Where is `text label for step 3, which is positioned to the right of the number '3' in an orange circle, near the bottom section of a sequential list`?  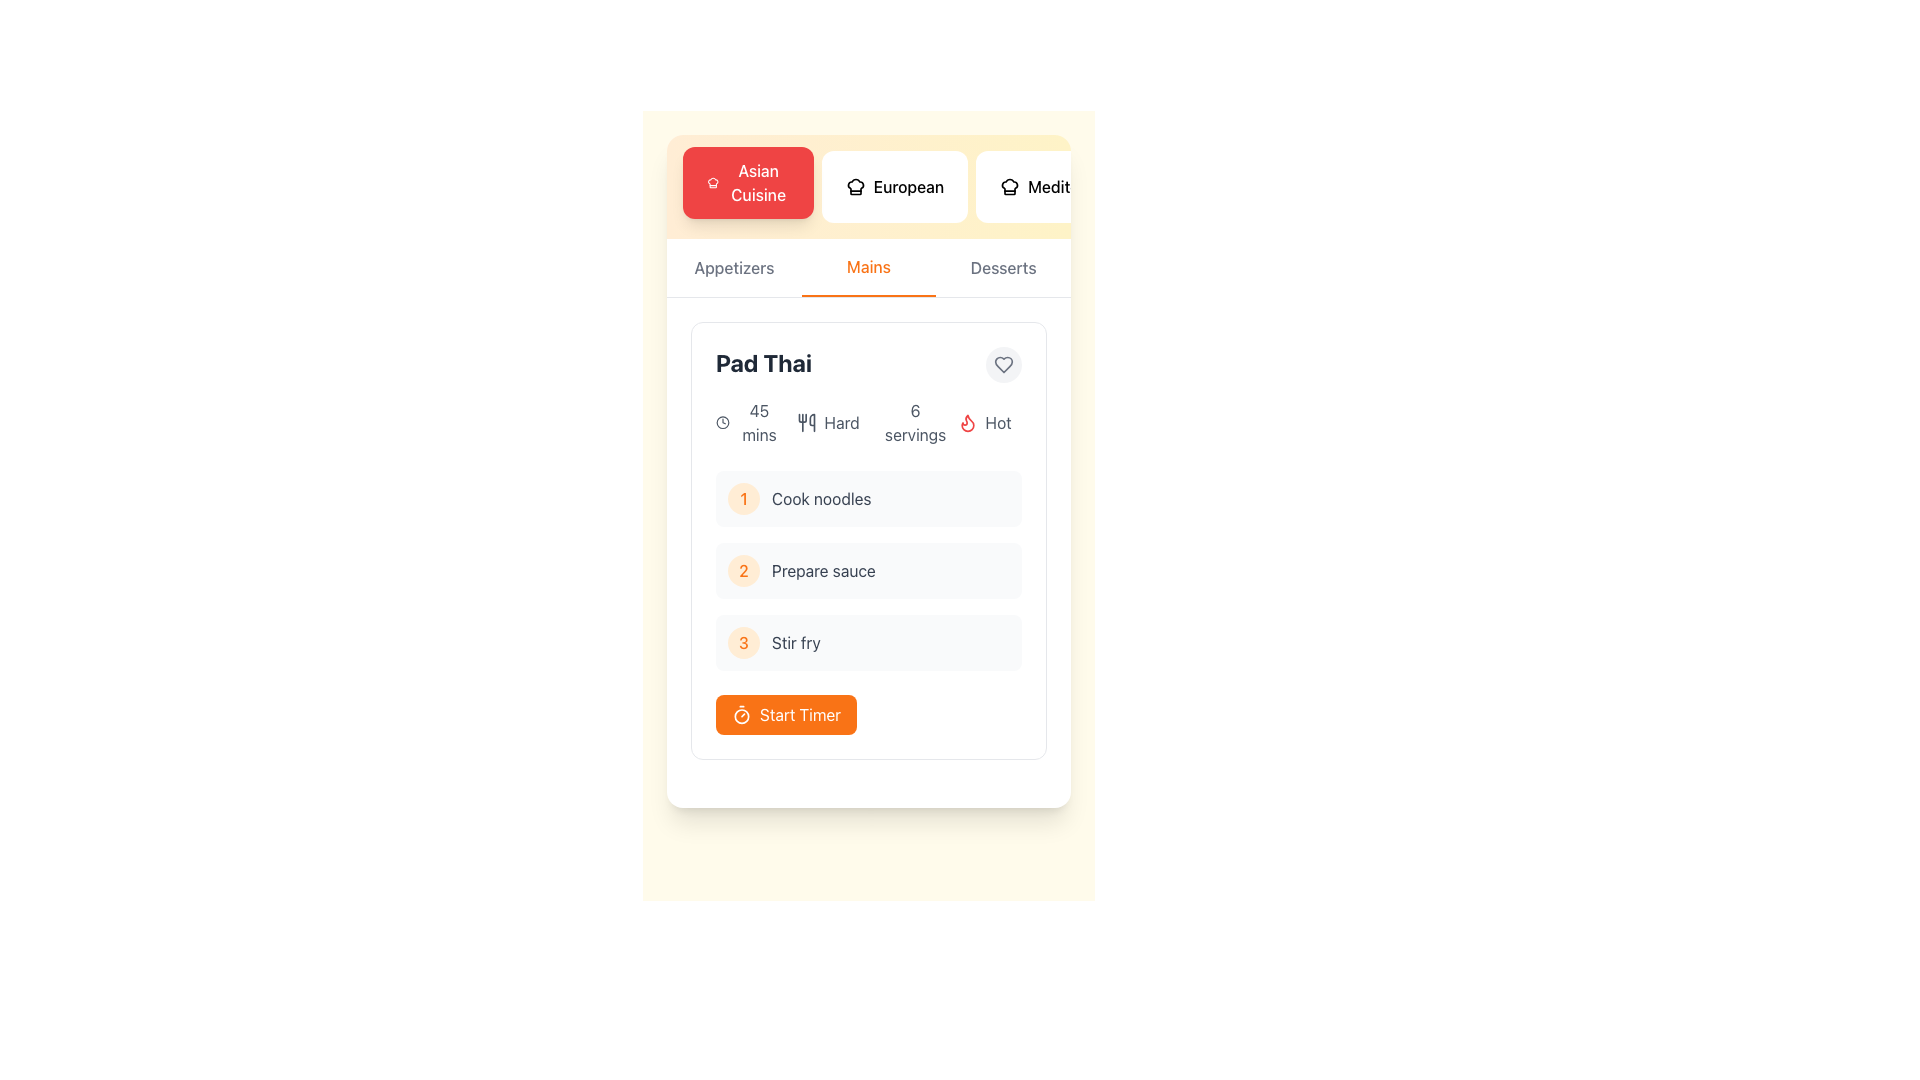
text label for step 3, which is positioned to the right of the number '3' in an orange circle, near the bottom section of a sequential list is located at coordinates (795, 643).